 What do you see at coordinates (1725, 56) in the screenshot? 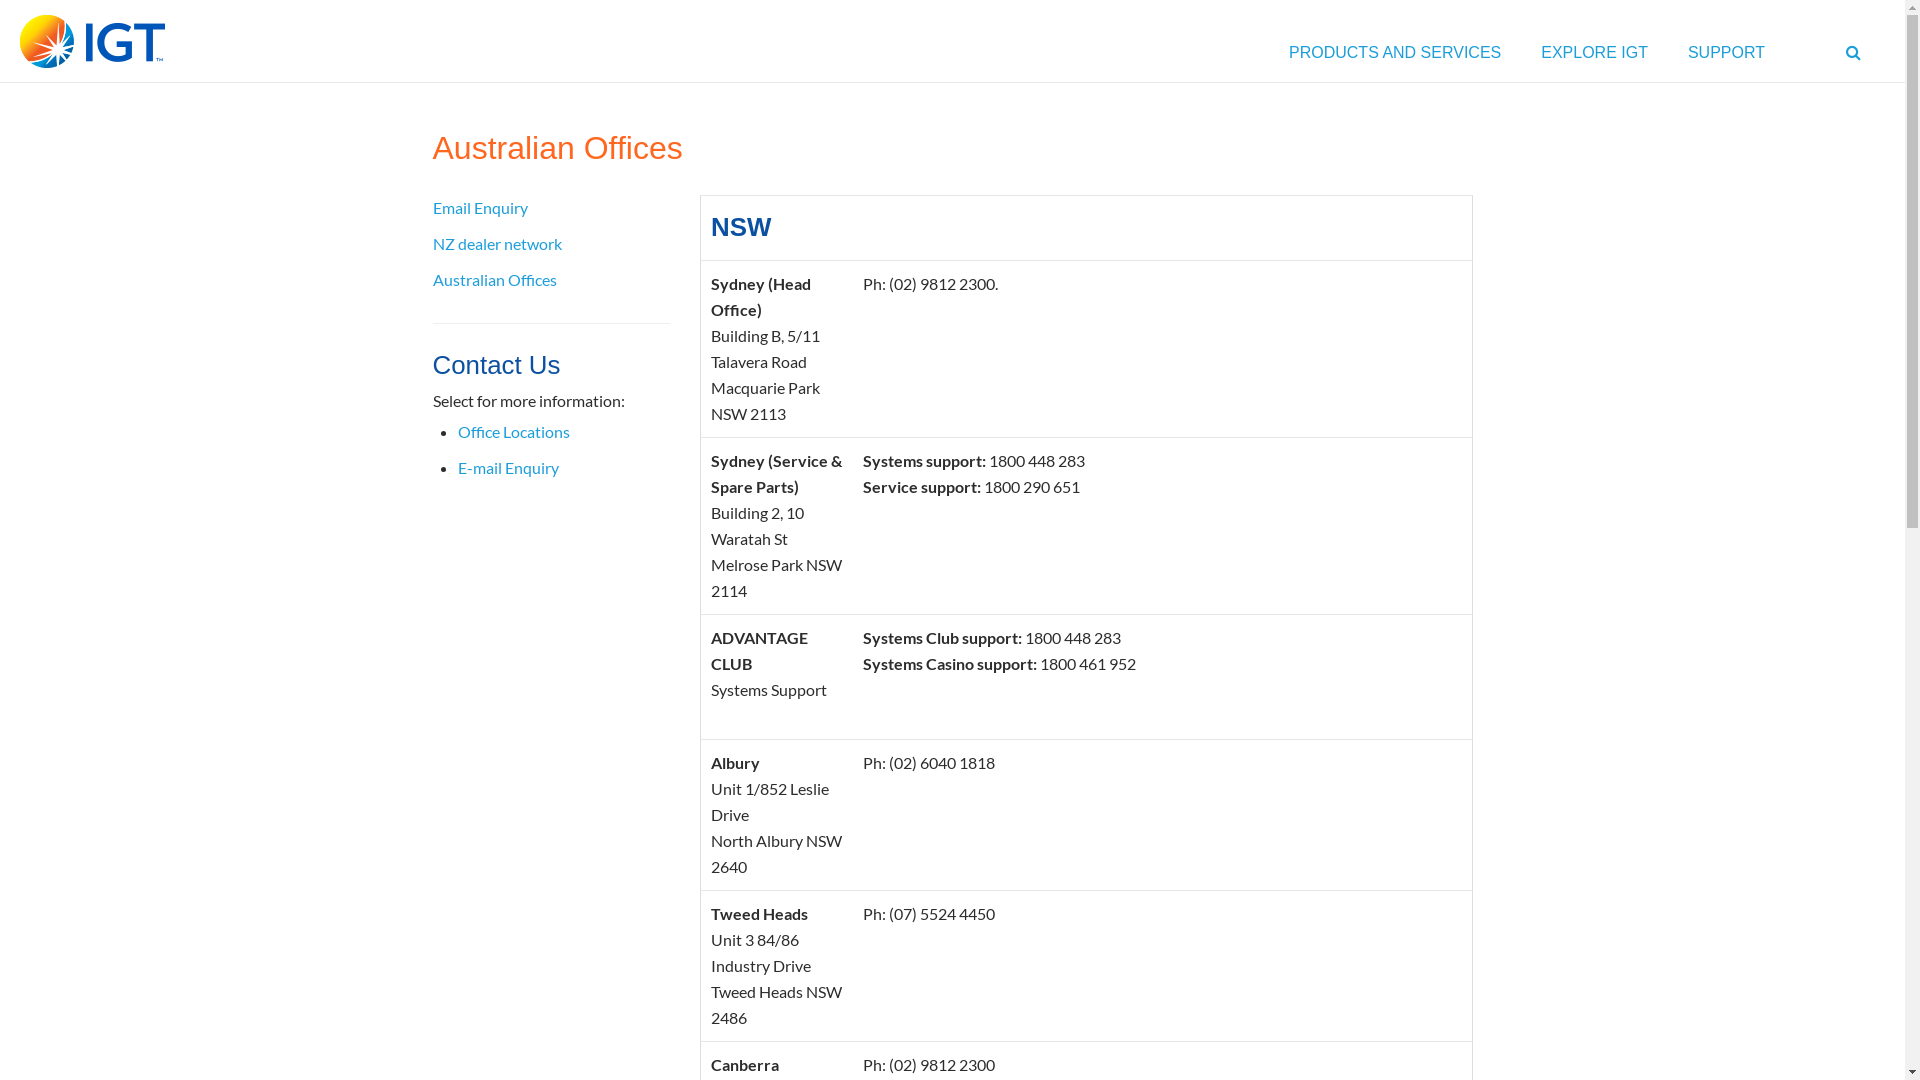
I see `'SUPPORT'` at bounding box center [1725, 56].